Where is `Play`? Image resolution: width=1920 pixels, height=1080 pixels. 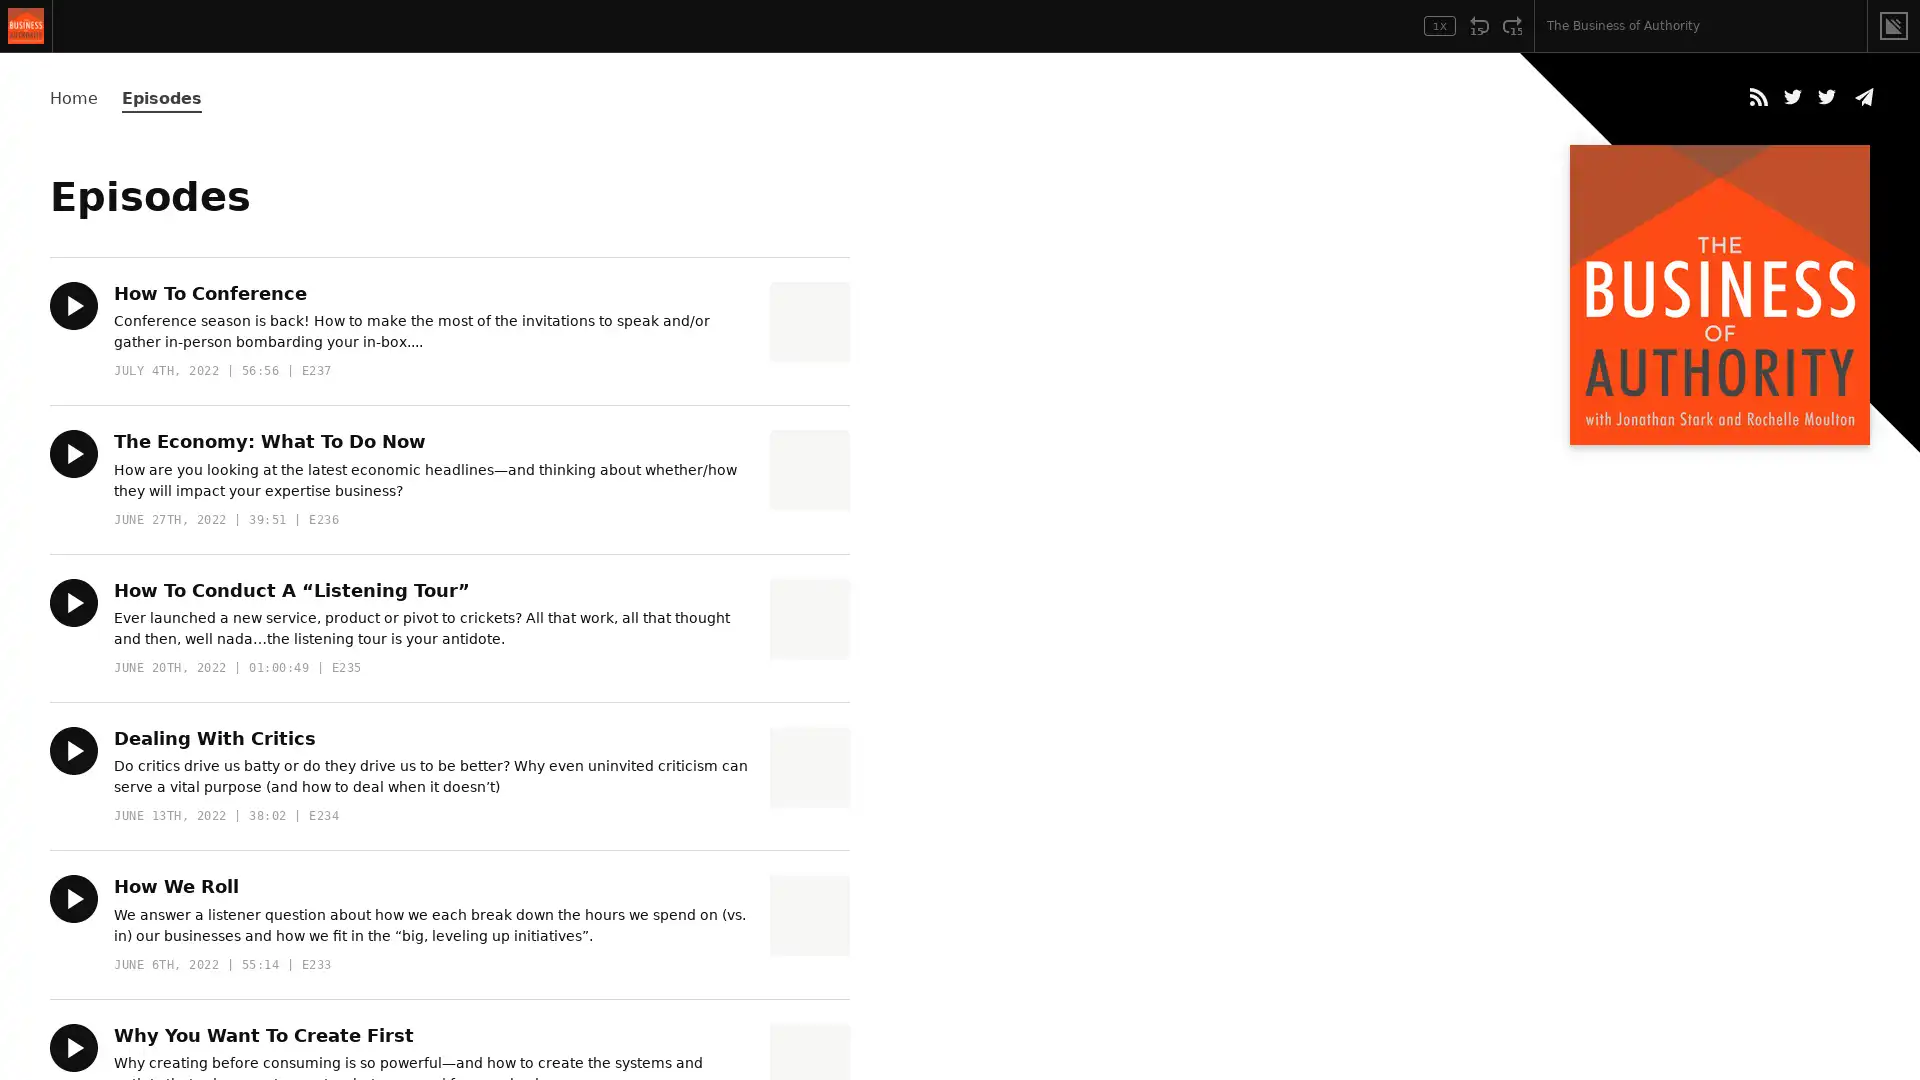 Play is located at coordinates (73, 1045).